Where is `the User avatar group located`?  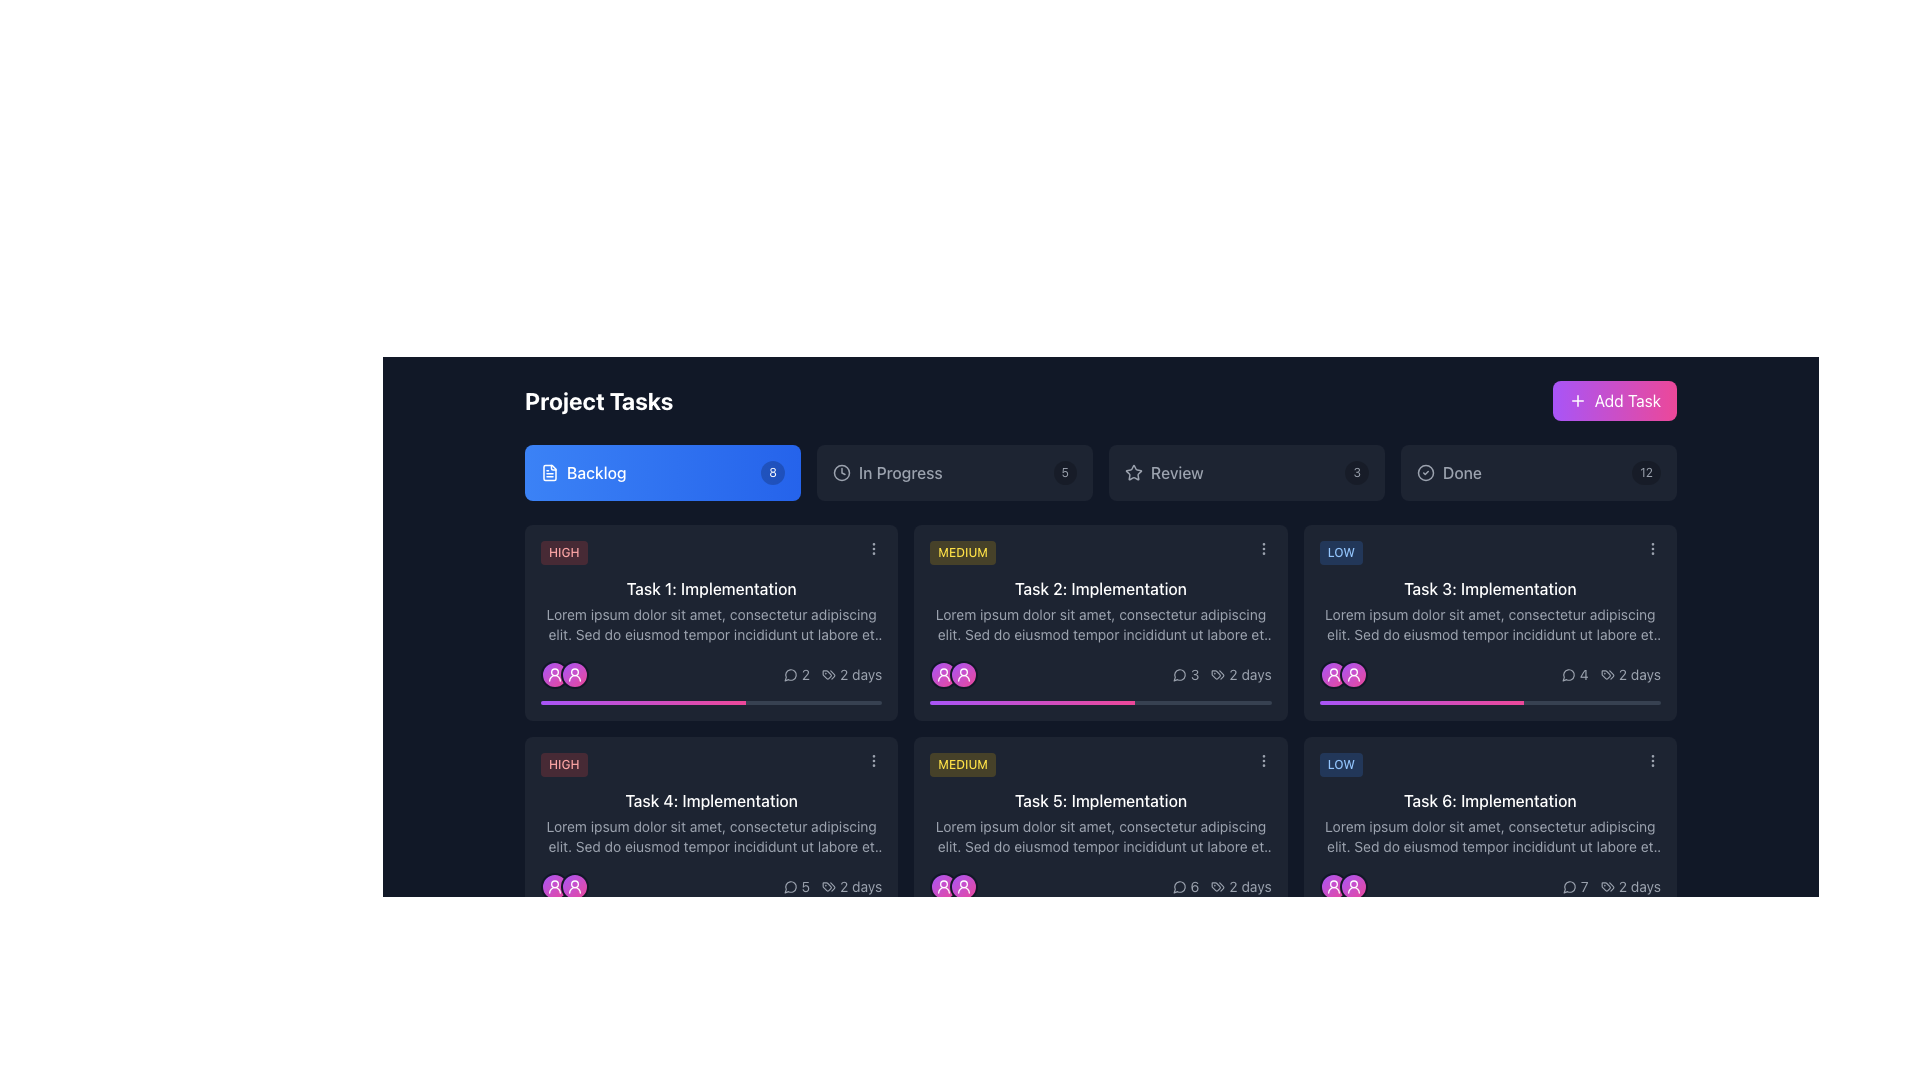 the User avatar group located is located at coordinates (1343, 675).